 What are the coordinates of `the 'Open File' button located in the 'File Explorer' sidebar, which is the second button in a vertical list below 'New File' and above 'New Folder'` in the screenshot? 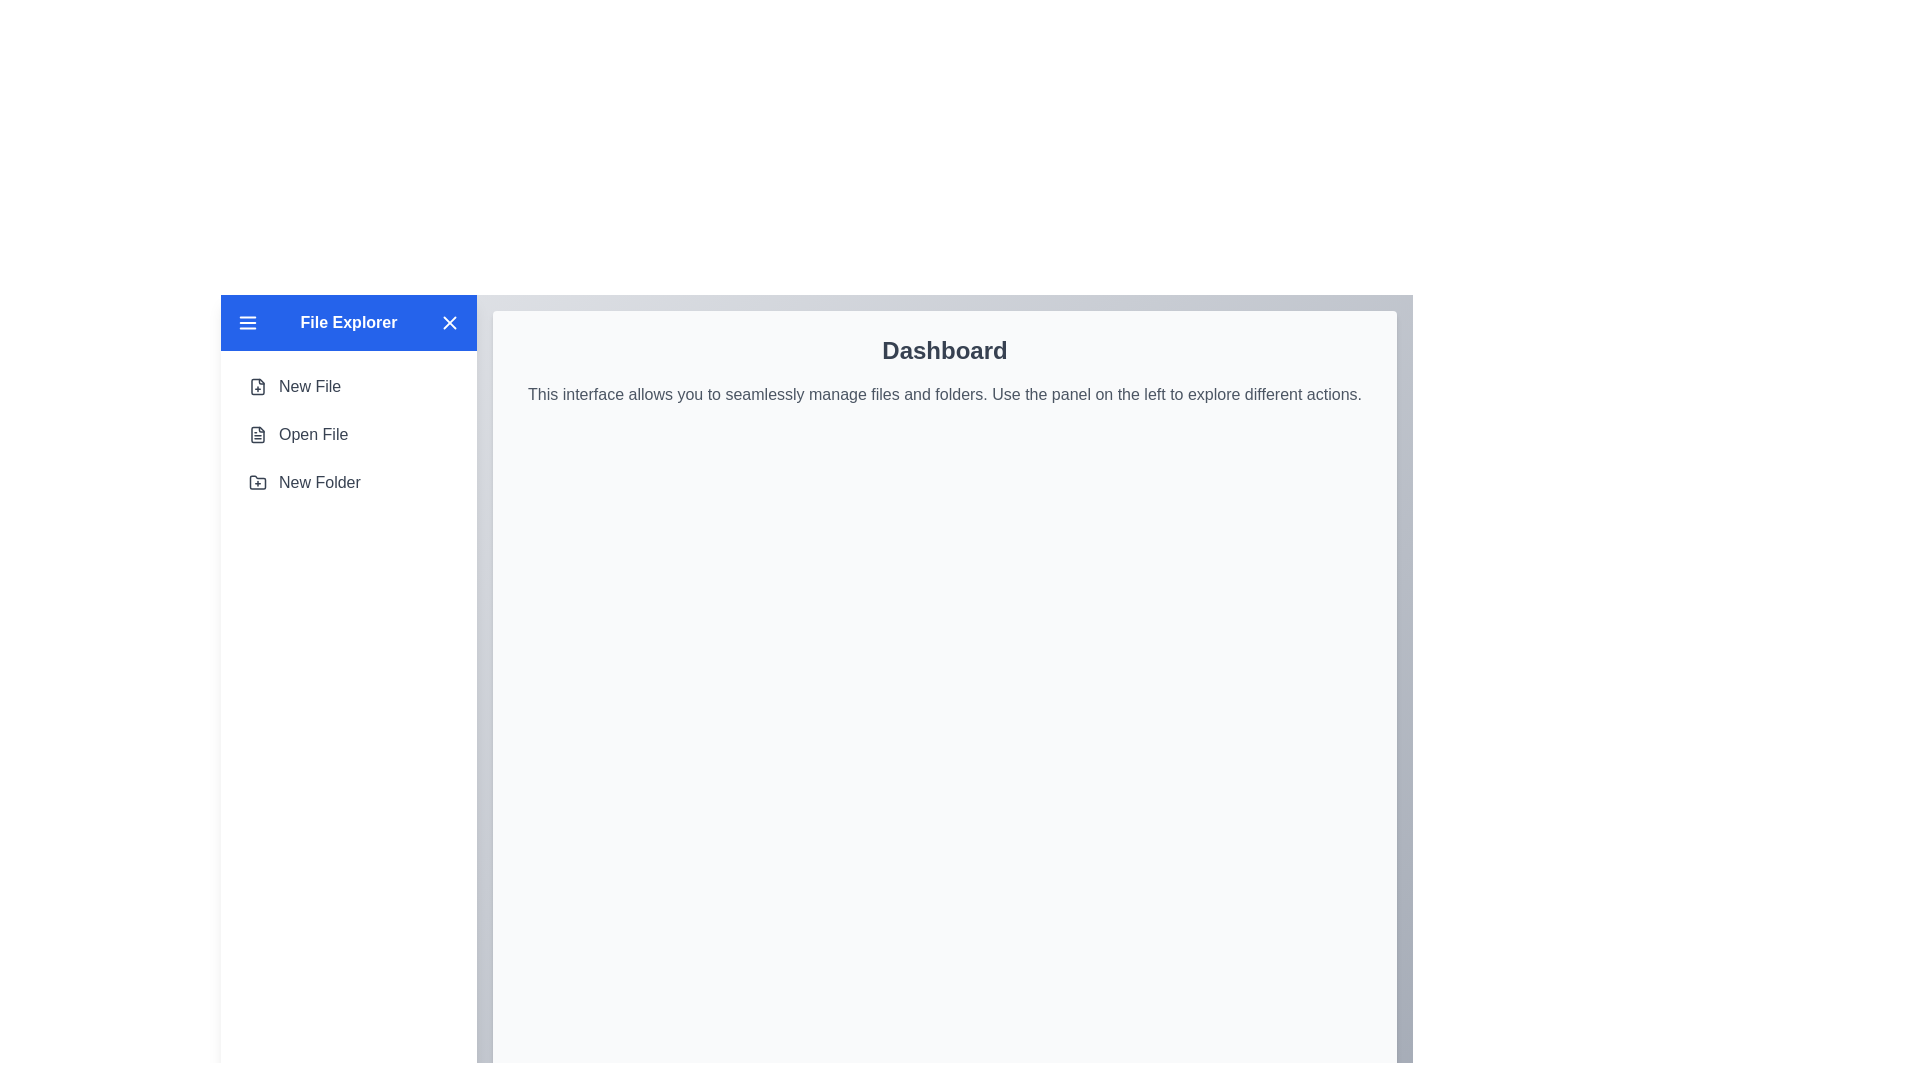 It's located at (349, 434).